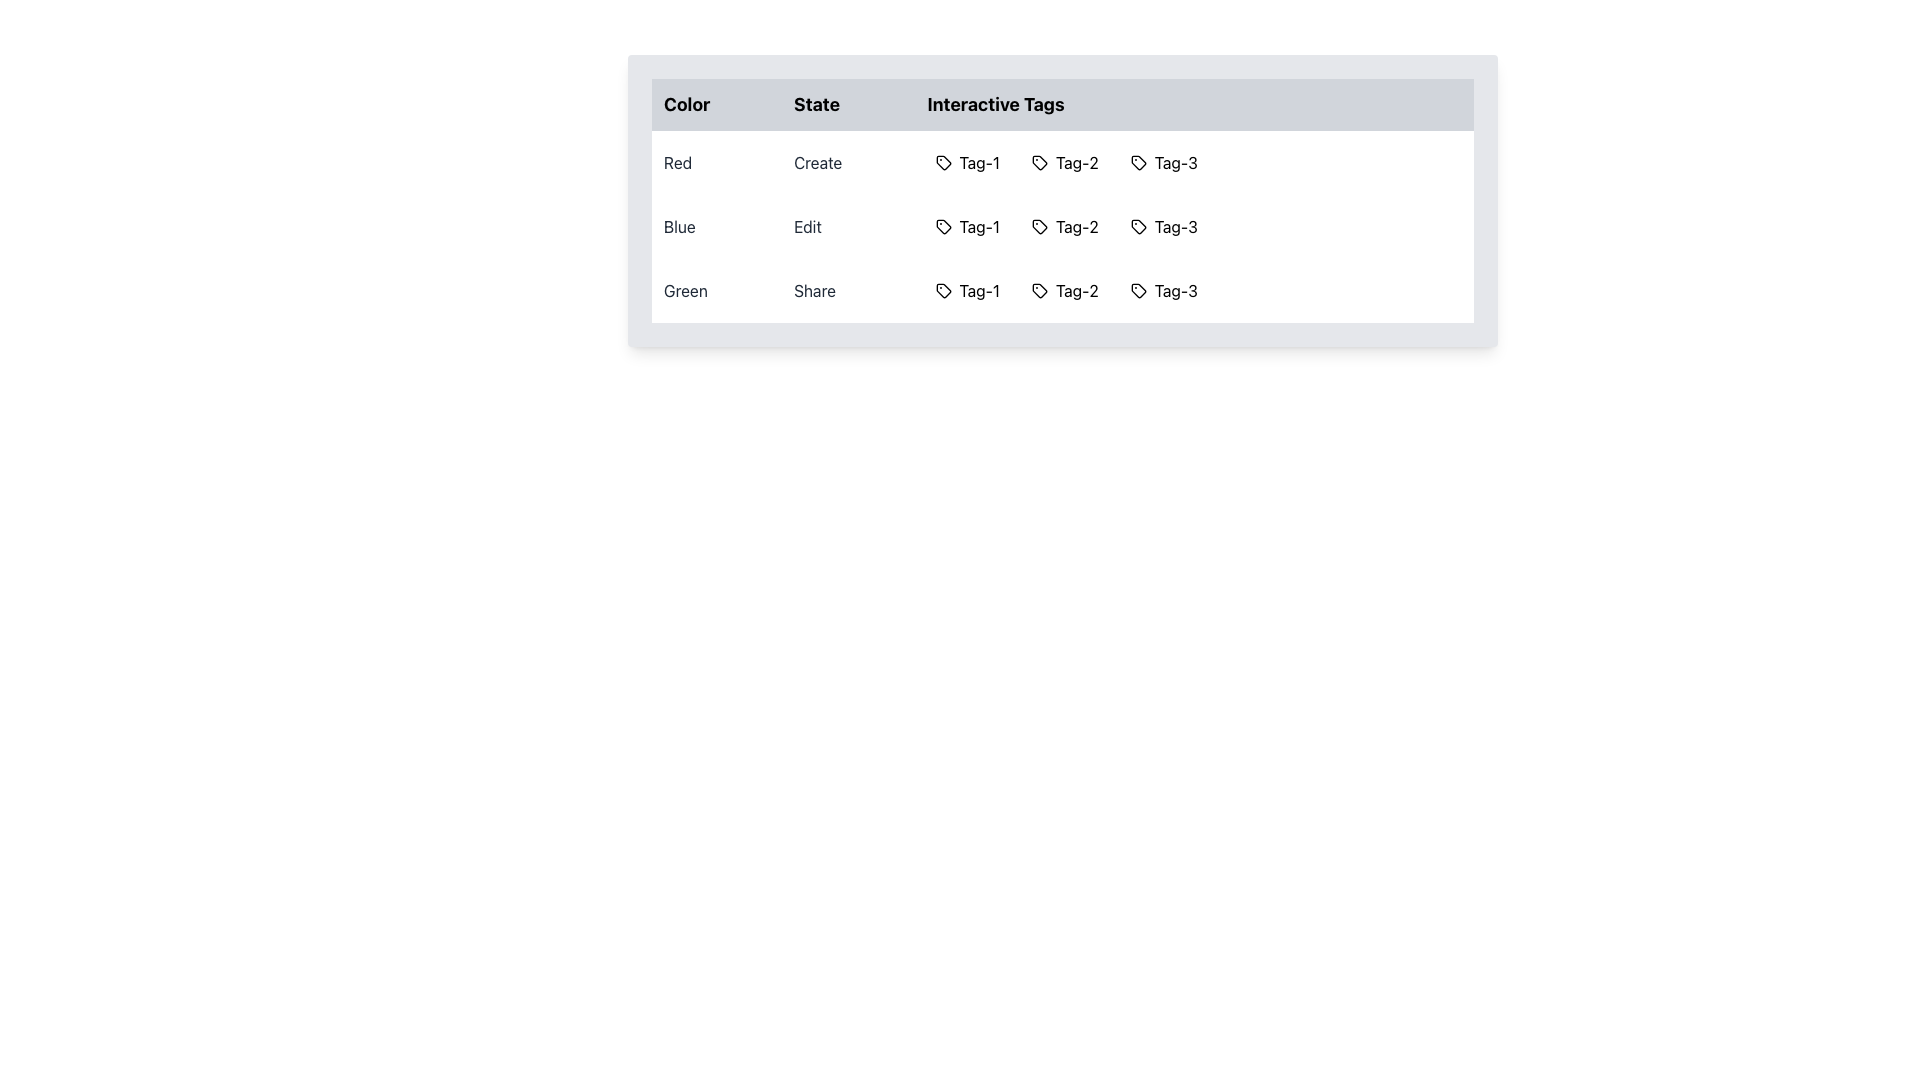 The width and height of the screenshot is (1920, 1080). Describe the element at coordinates (1176, 161) in the screenshot. I see `the static text label representing the third tag in the 'Interactive Tags' column, located in the row marked 'Red' under 'Color' and 'Create' under 'State'` at that location.